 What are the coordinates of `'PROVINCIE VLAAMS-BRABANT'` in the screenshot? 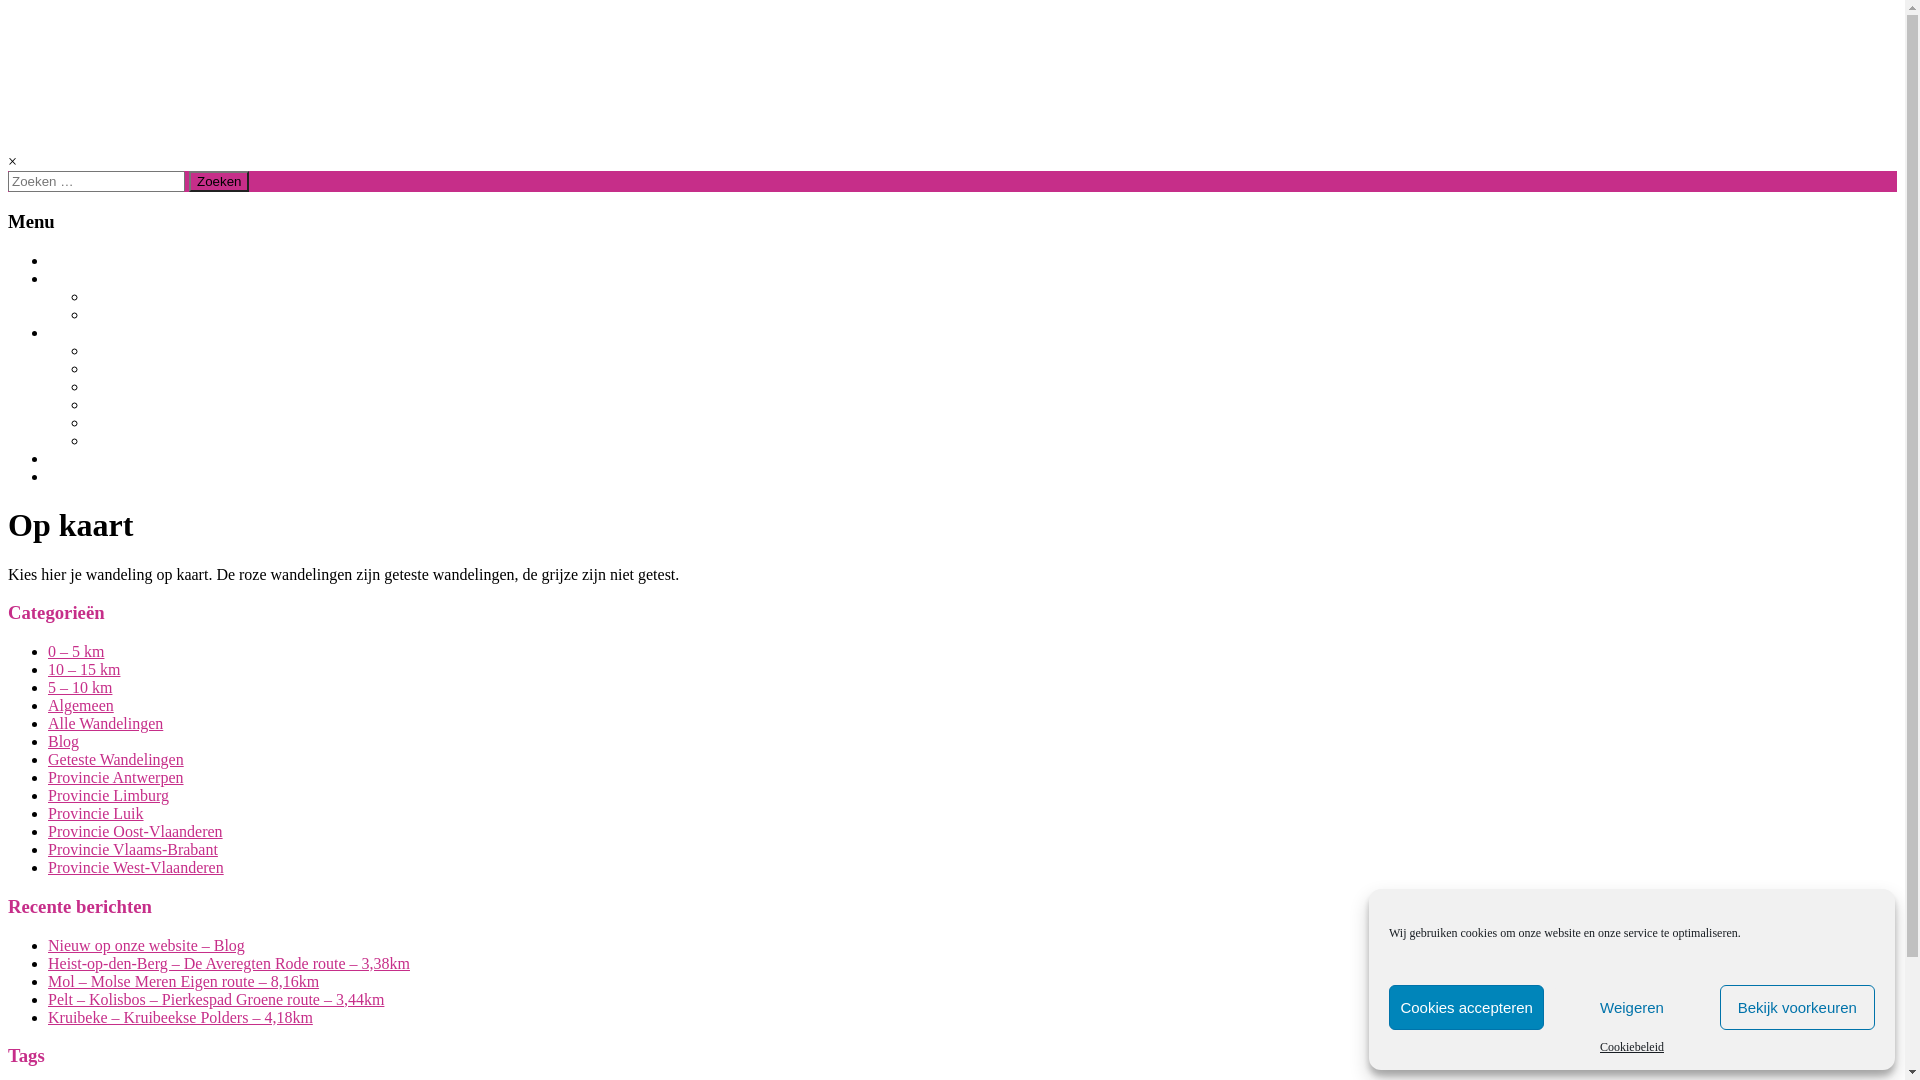 It's located at (196, 386).